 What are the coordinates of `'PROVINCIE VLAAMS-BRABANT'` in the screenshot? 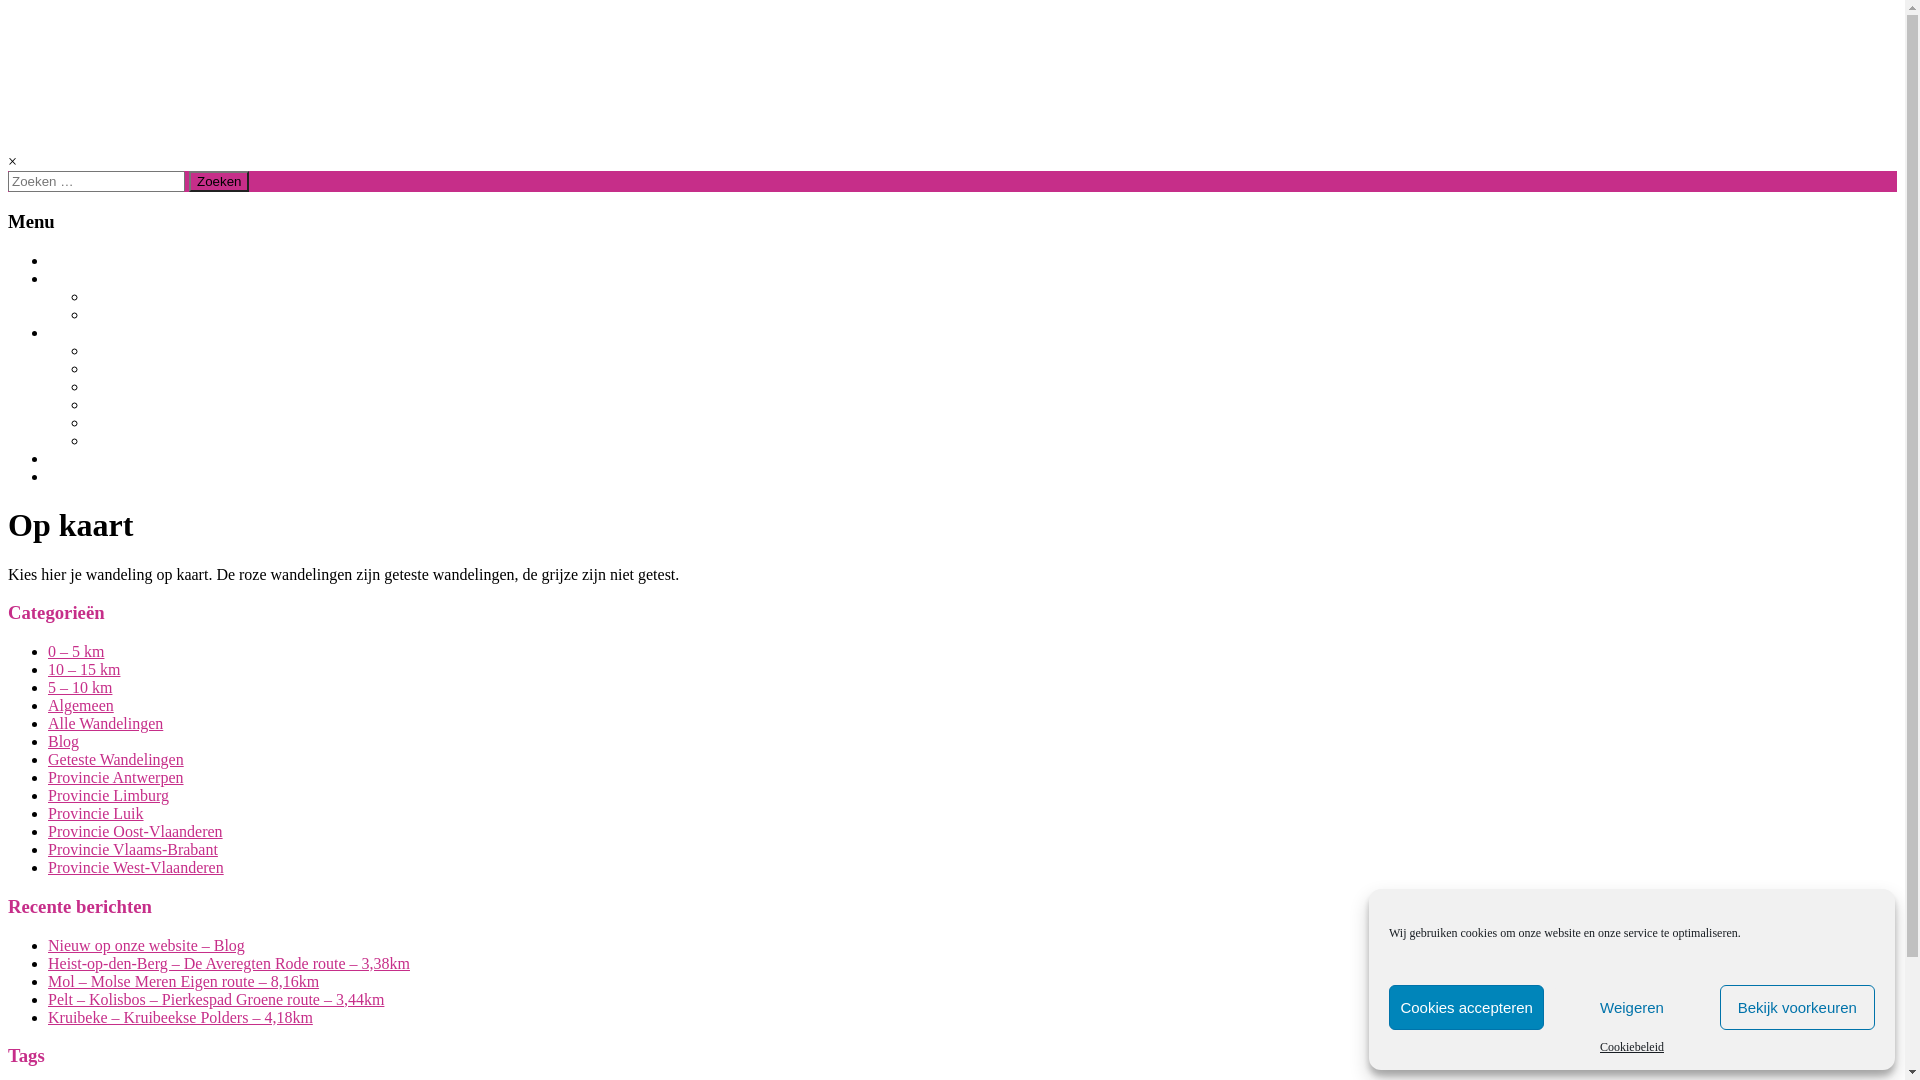 It's located at (196, 386).